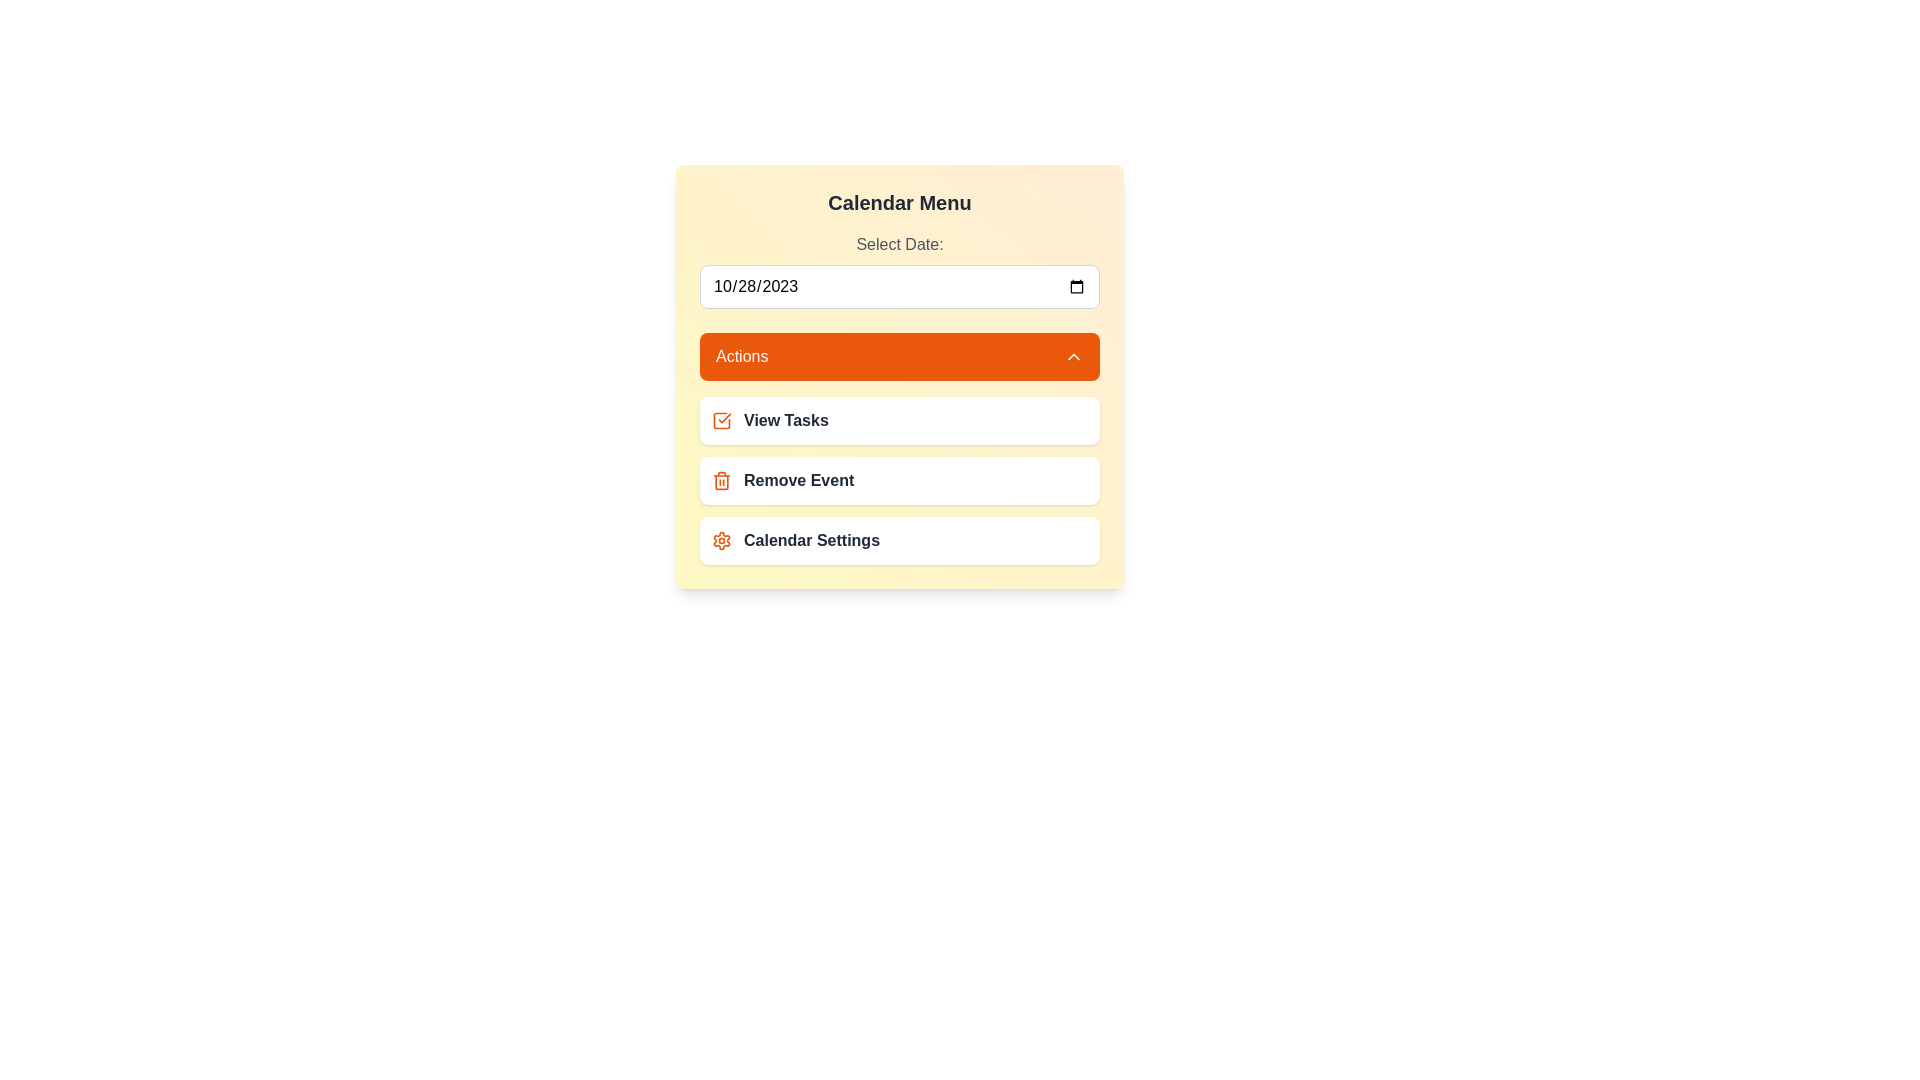  Describe the element at coordinates (899, 540) in the screenshot. I see `the action 'Calendar Settings' from the menu` at that location.